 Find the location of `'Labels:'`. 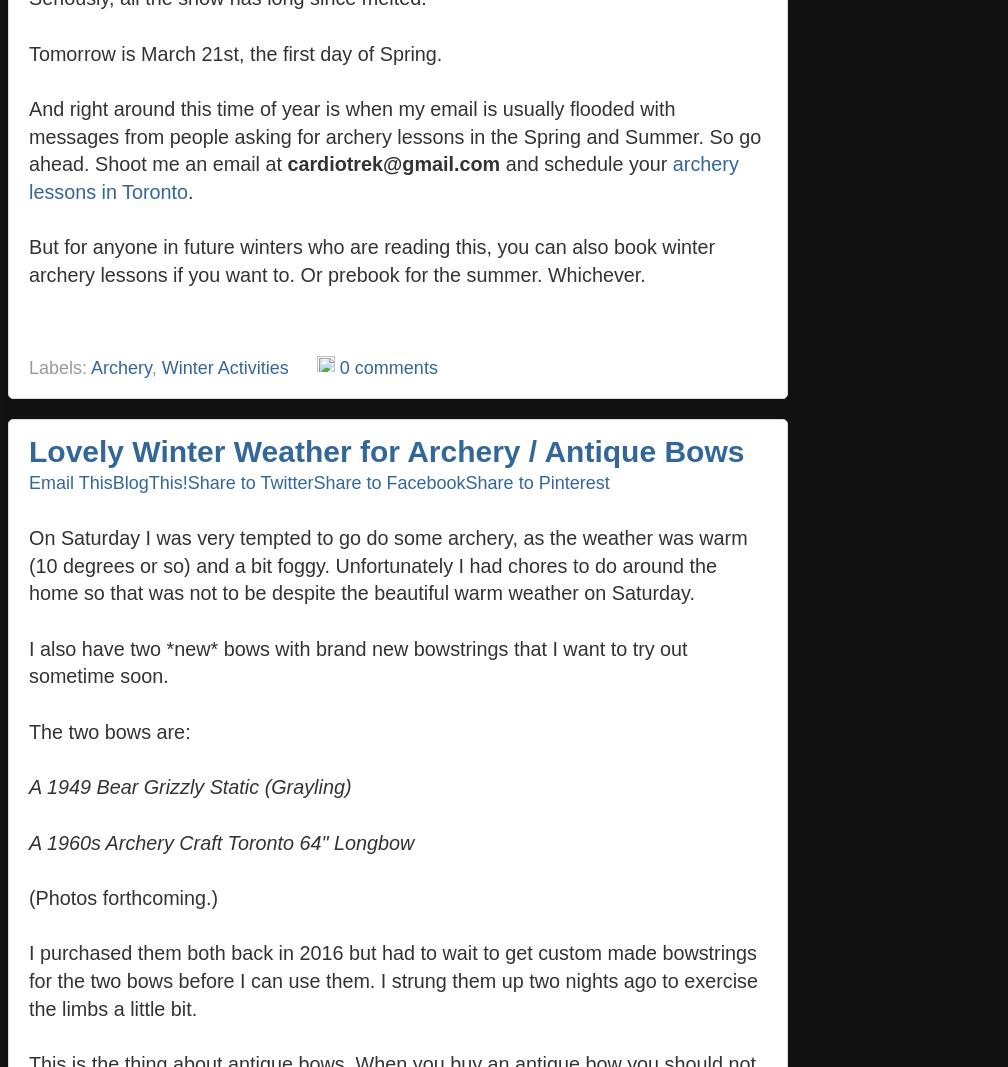

'Labels:' is located at coordinates (59, 367).